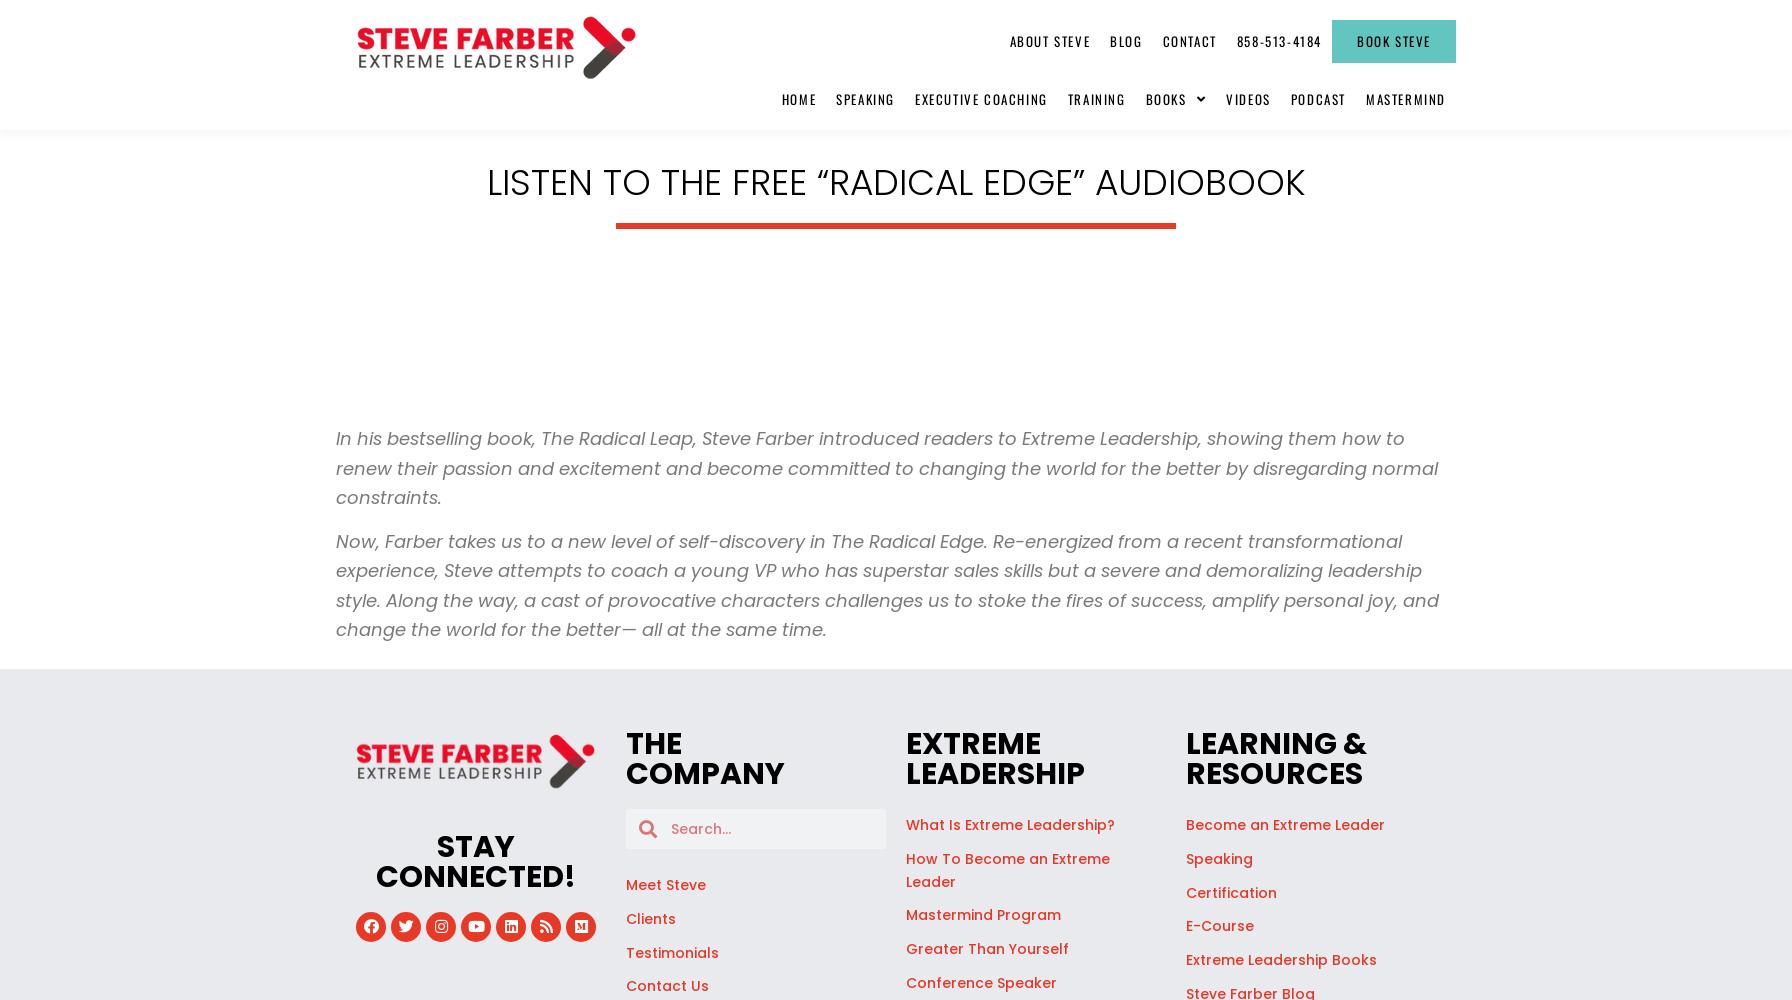 The height and width of the screenshot is (1000, 1792). I want to click on 'Love is Just Damn Good Business', so click(1216, 150).